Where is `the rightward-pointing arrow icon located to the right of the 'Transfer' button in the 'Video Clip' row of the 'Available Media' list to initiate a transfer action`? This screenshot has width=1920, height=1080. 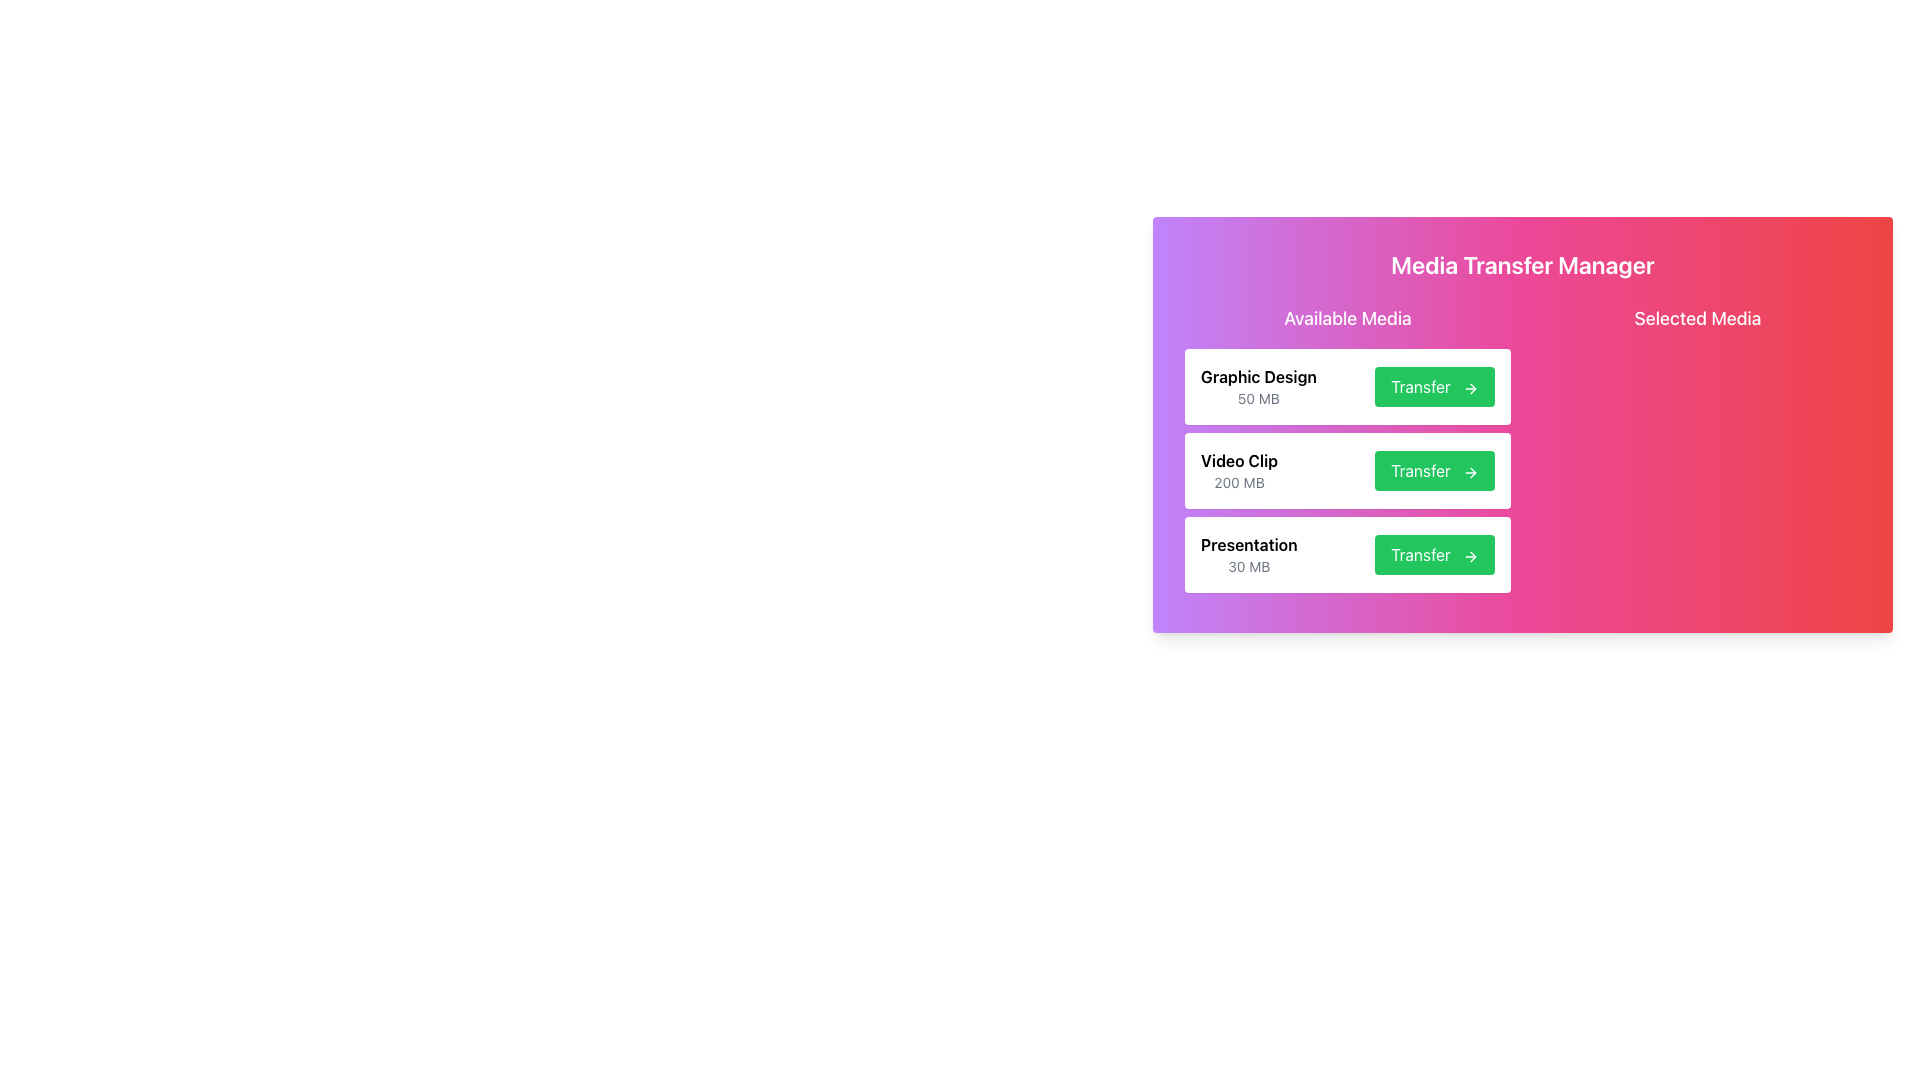 the rightward-pointing arrow icon located to the right of the 'Transfer' button in the 'Video Clip' row of the 'Available Media' list to initiate a transfer action is located at coordinates (1470, 471).